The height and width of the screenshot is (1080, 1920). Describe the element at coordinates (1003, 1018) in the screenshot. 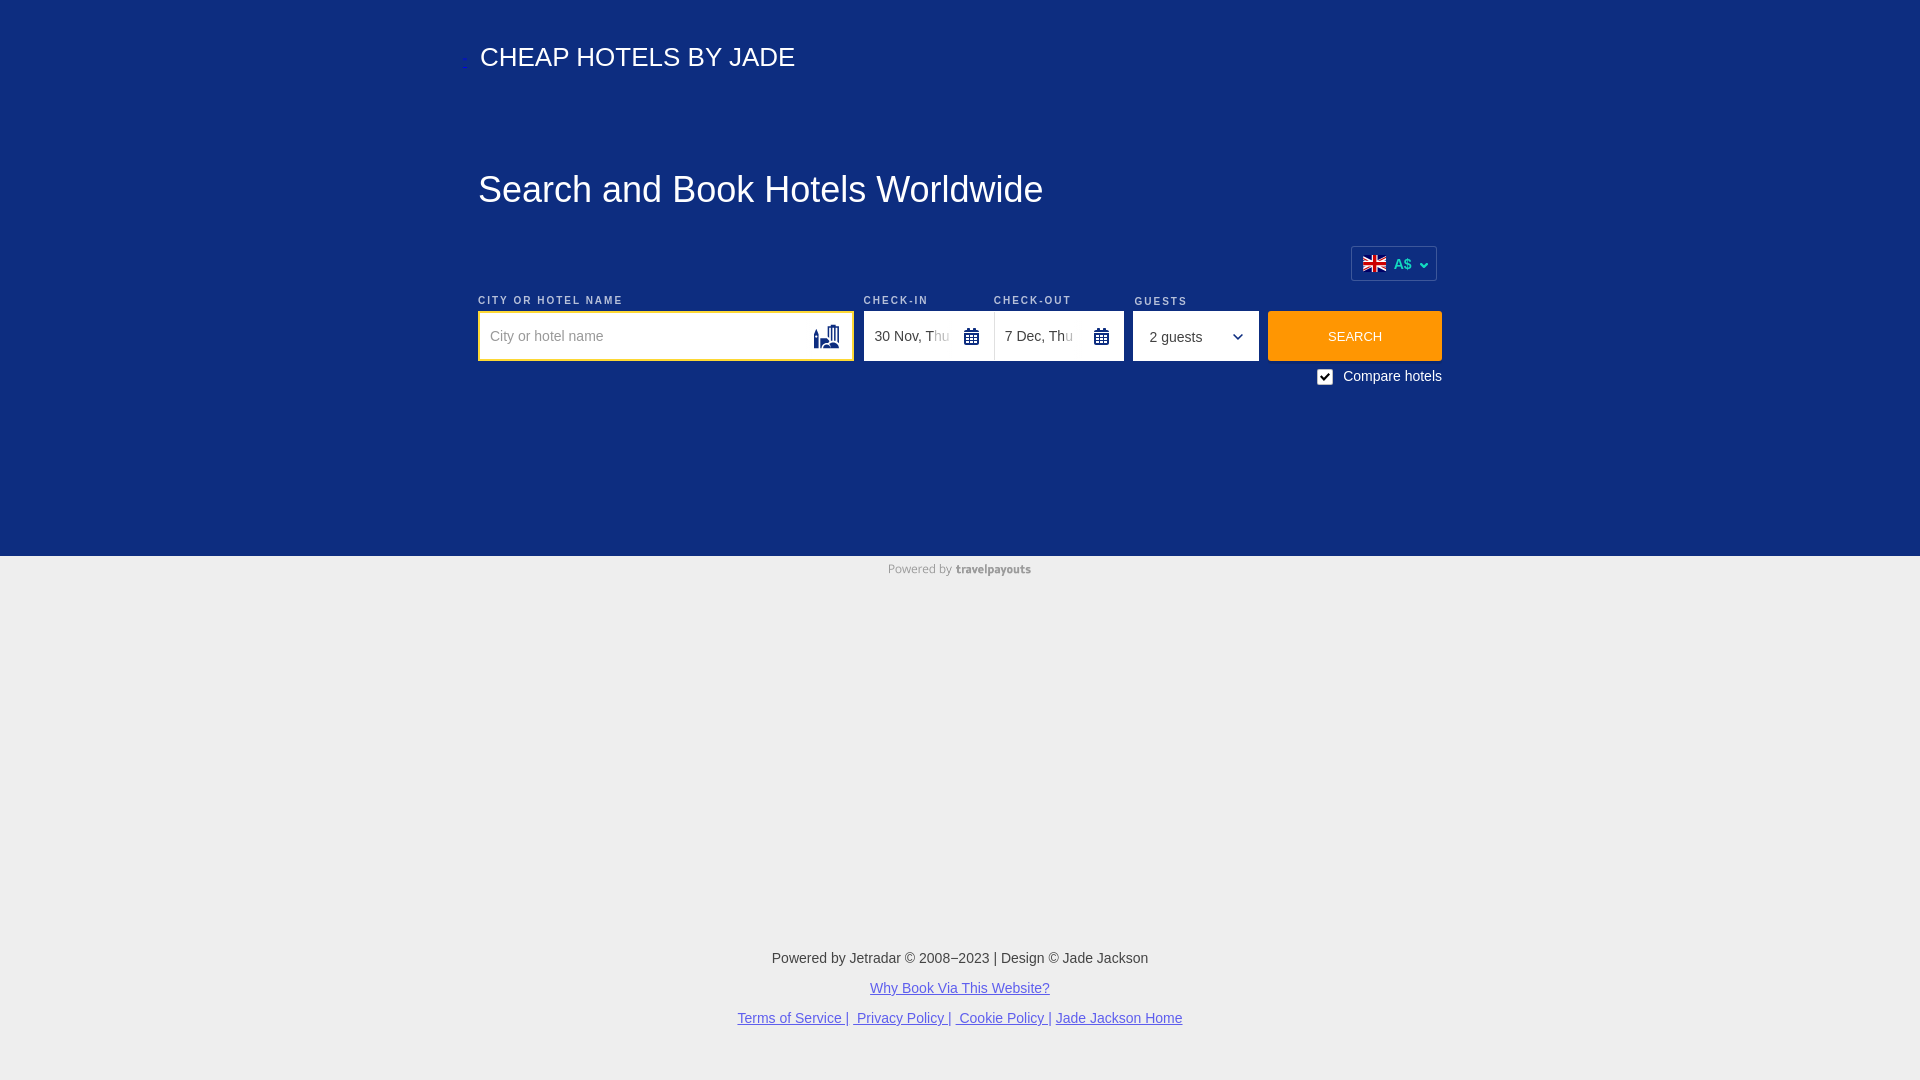

I see `'Cookie Policy |'` at that location.